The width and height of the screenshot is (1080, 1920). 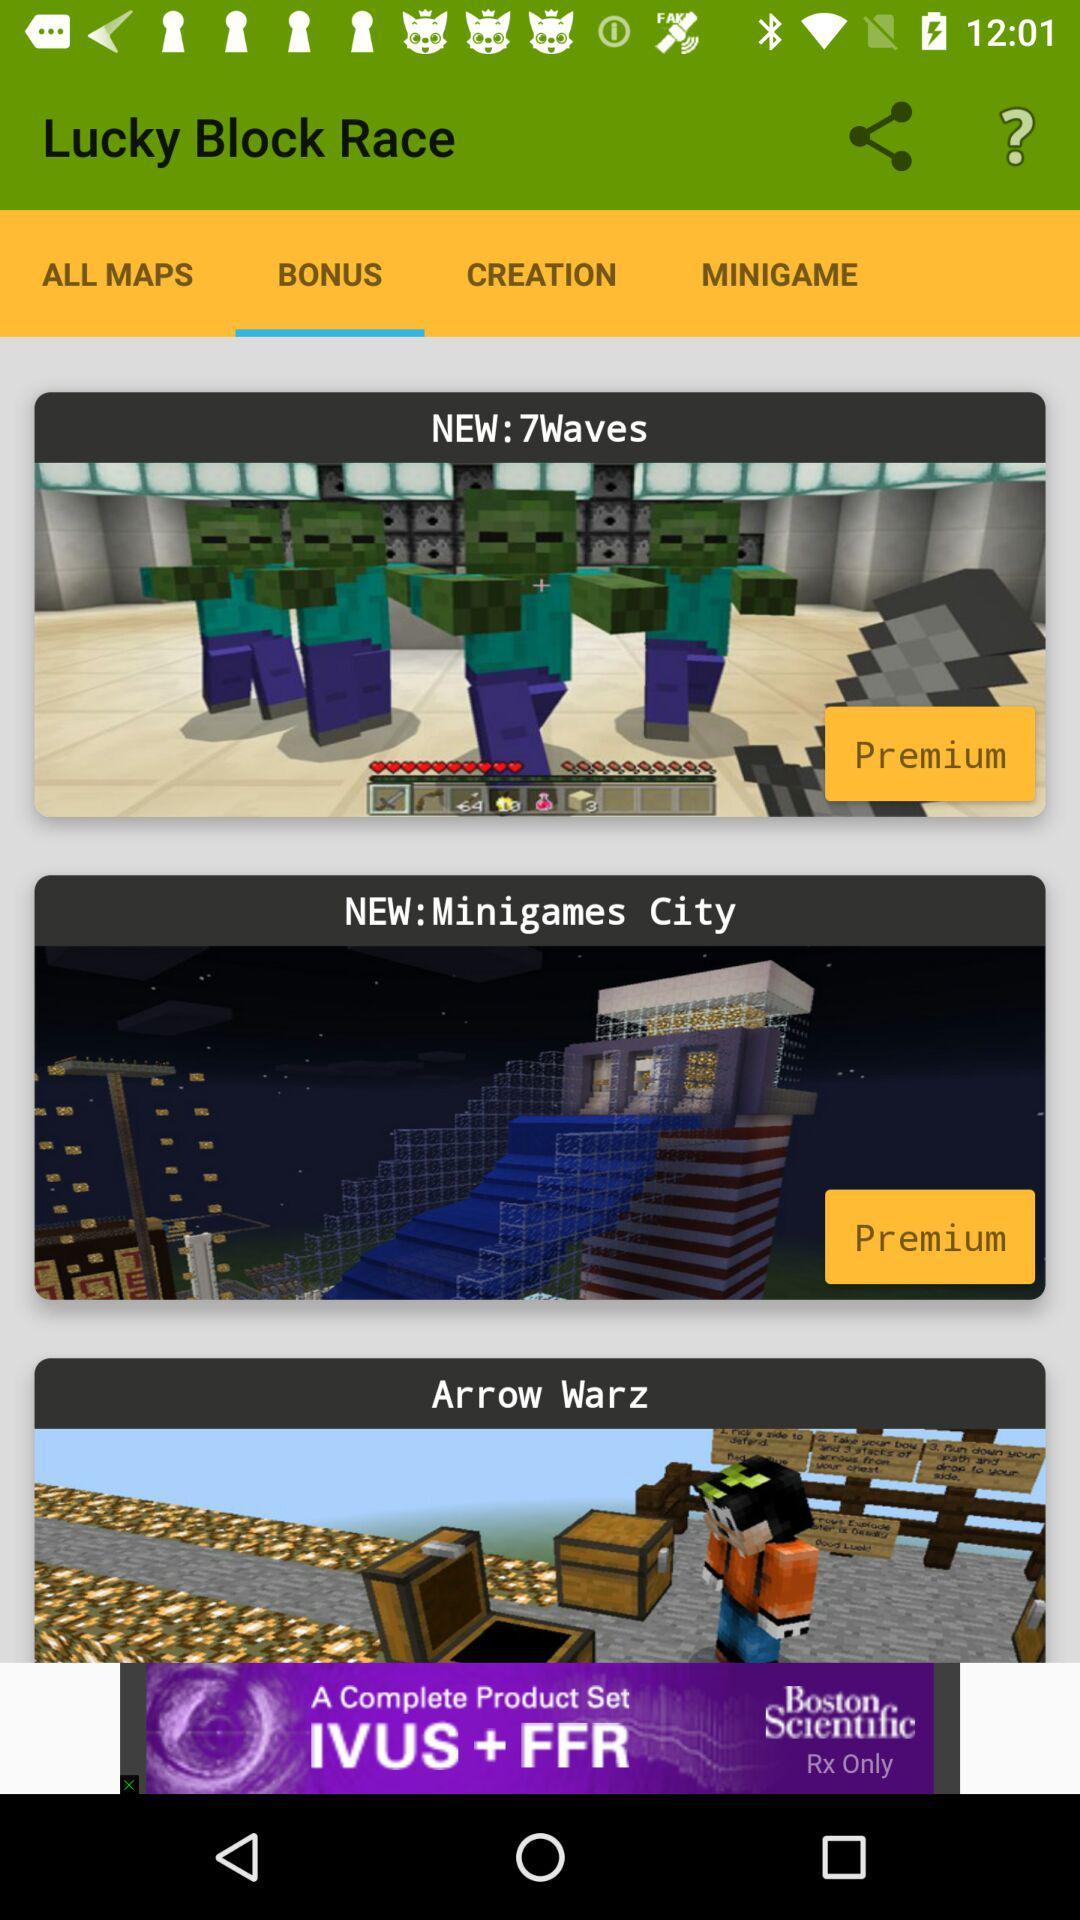 I want to click on the item to the right of the bonus icon, so click(x=541, y=272).